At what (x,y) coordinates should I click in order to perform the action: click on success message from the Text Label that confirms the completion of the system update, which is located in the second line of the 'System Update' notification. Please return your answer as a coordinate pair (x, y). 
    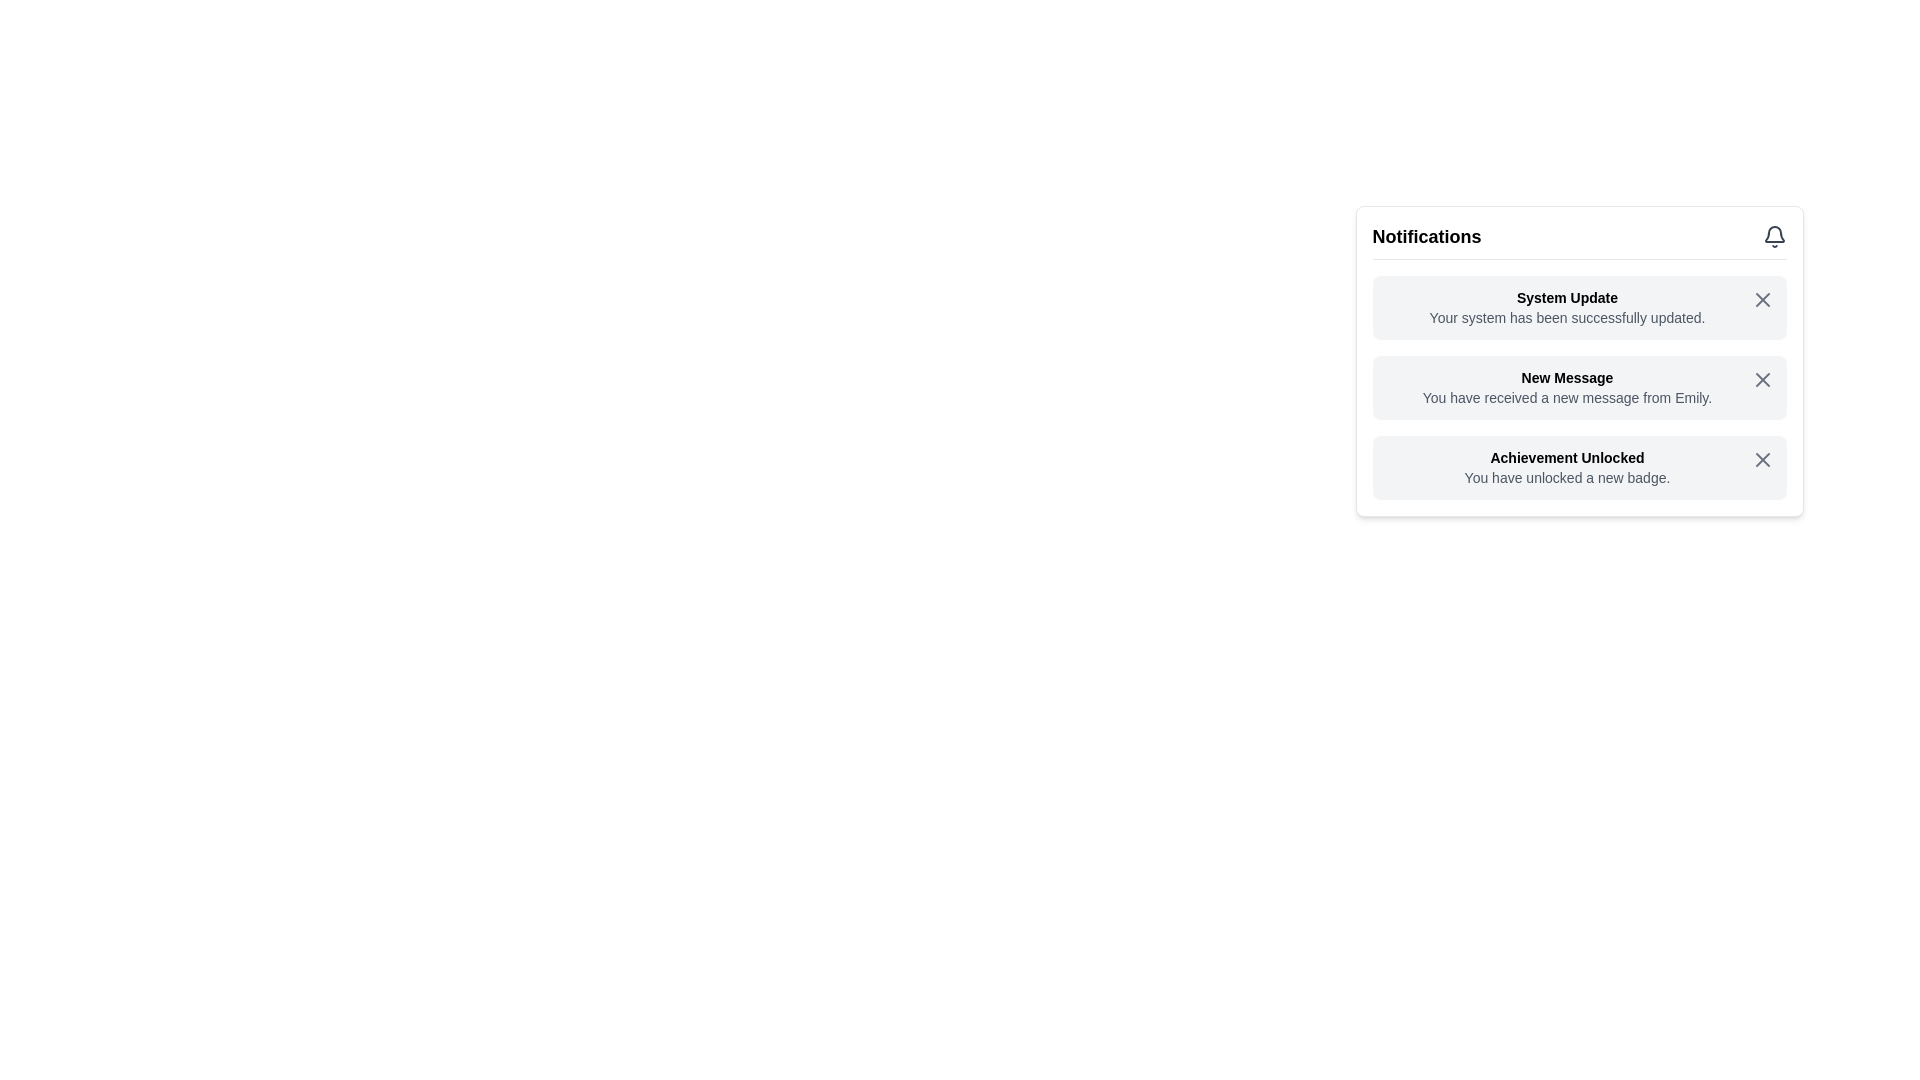
    Looking at the image, I should click on (1566, 316).